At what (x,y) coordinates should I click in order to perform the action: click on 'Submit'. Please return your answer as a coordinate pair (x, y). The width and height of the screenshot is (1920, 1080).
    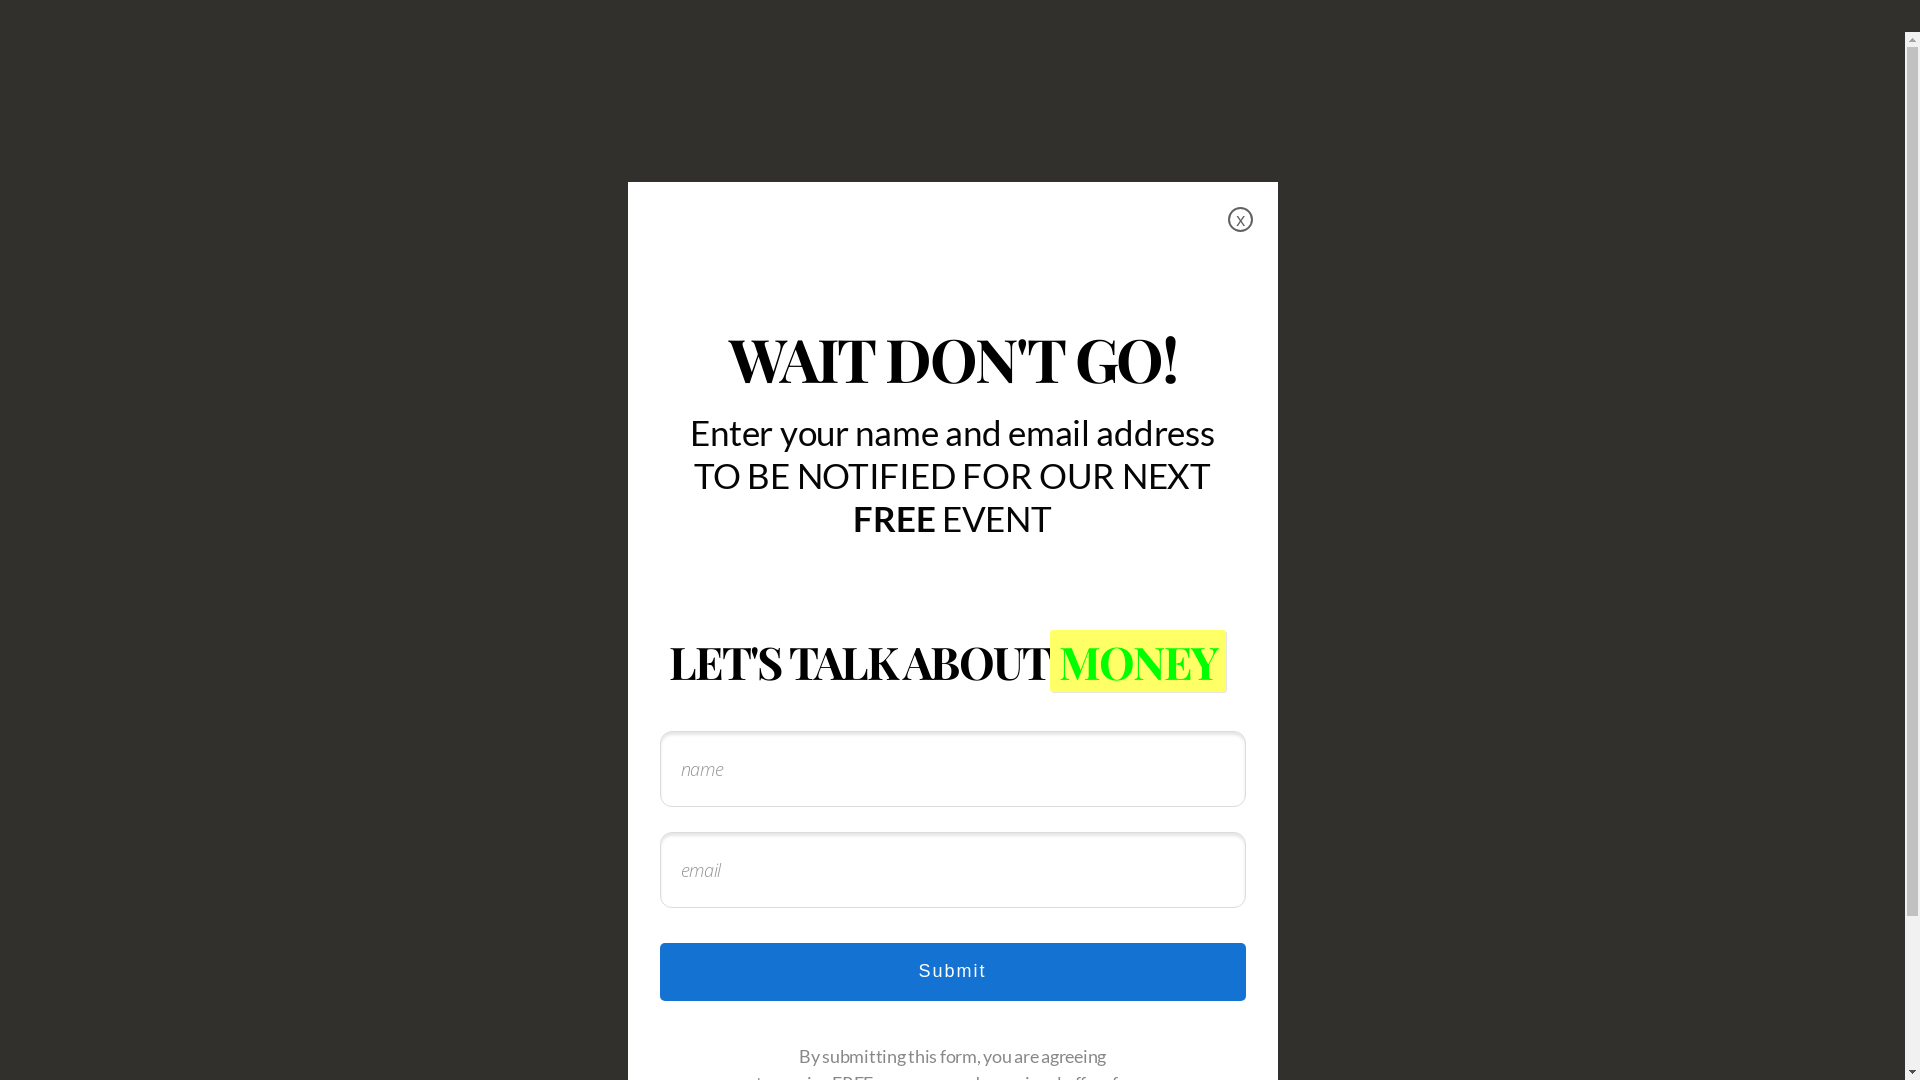
    Looking at the image, I should click on (952, 971).